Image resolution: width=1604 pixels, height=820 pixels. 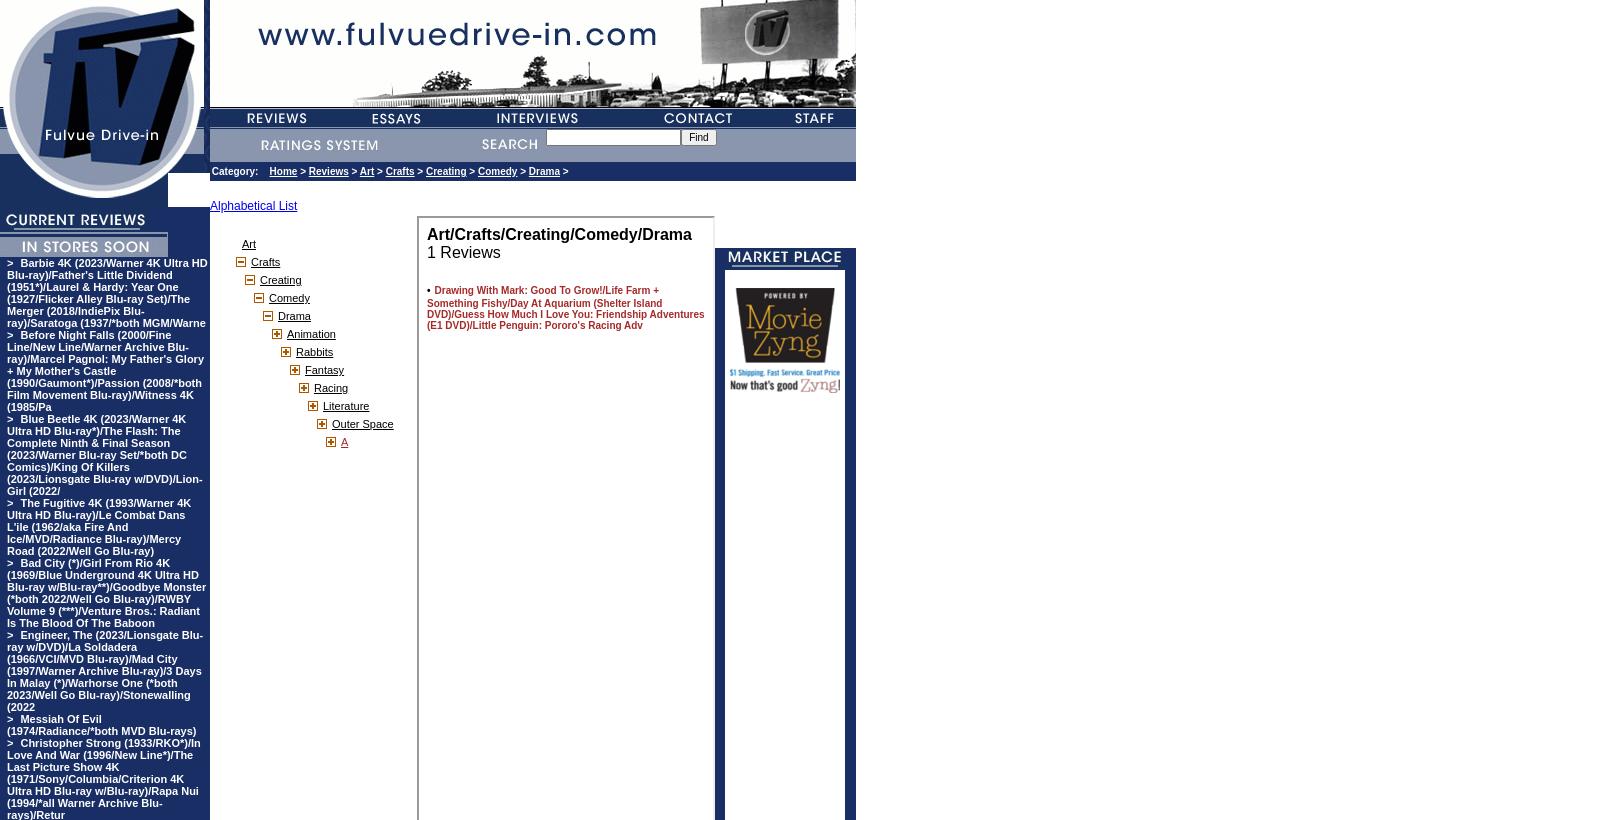 I want to click on 'Rabbits', so click(x=314, y=351).